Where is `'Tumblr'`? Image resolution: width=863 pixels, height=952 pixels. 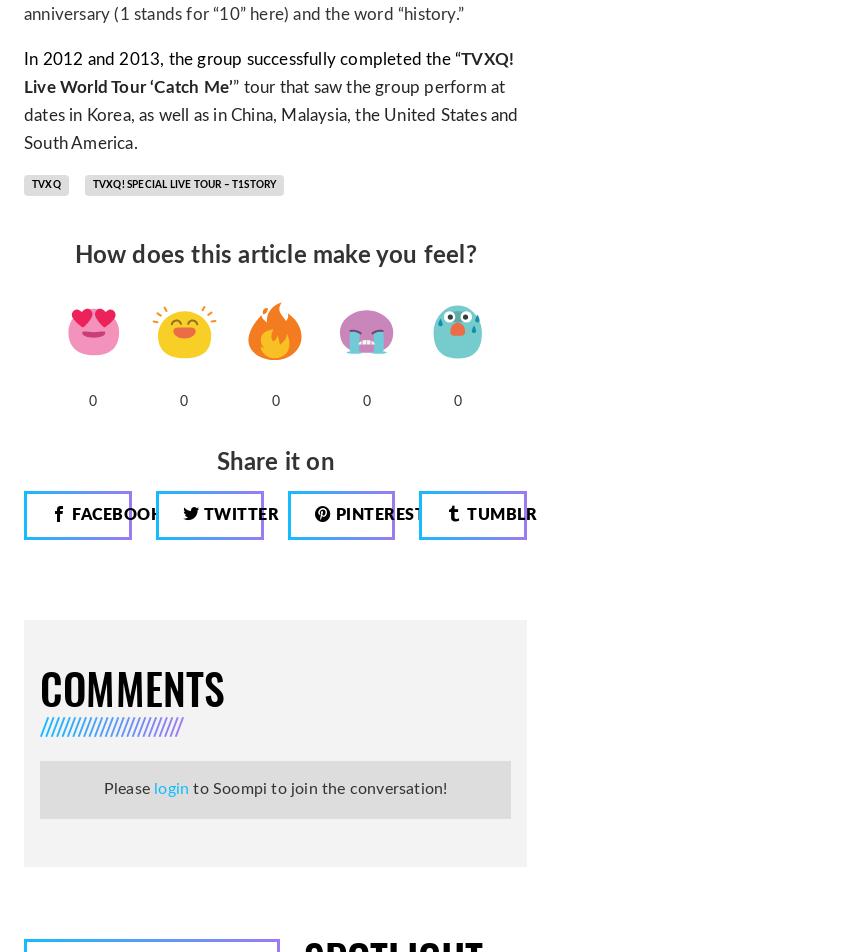
'Tumblr' is located at coordinates (501, 513).